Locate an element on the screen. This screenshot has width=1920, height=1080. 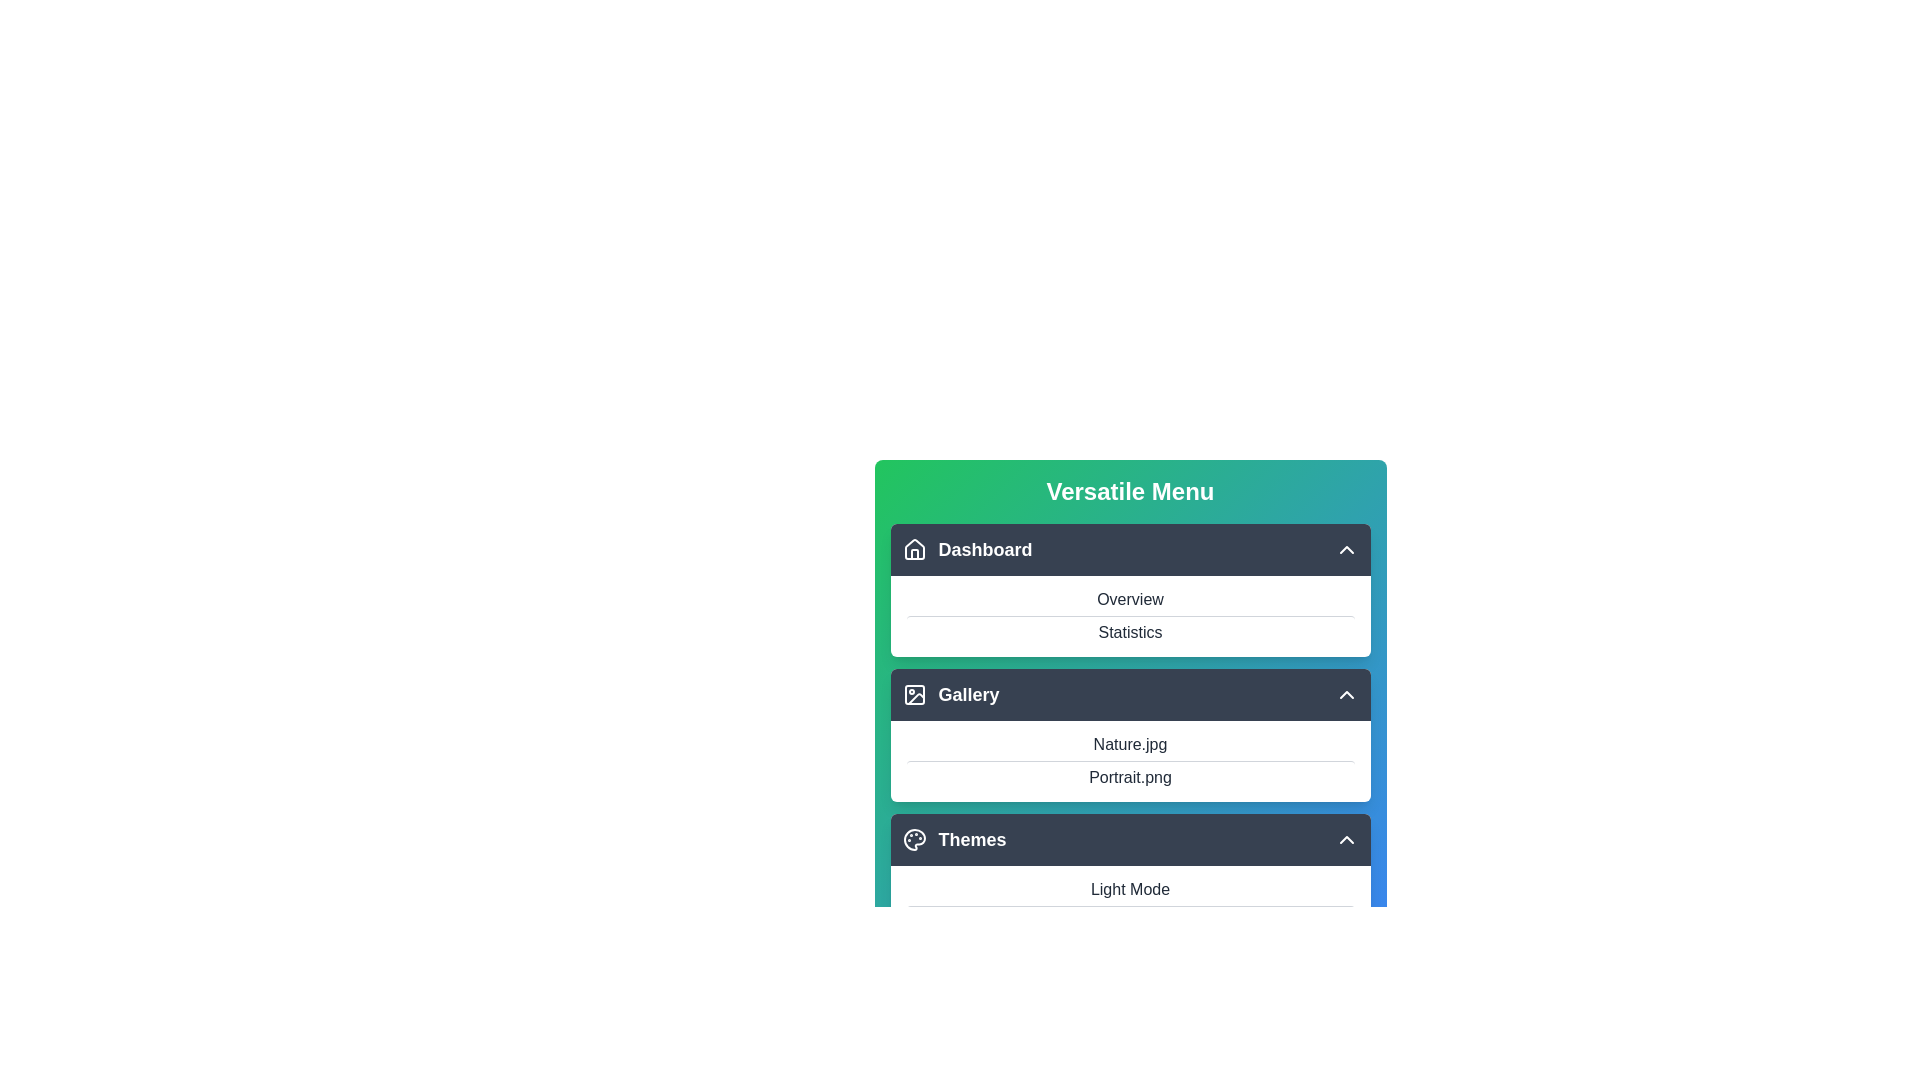
the item Portrait.png from the section Gallery is located at coordinates (1130, 693).